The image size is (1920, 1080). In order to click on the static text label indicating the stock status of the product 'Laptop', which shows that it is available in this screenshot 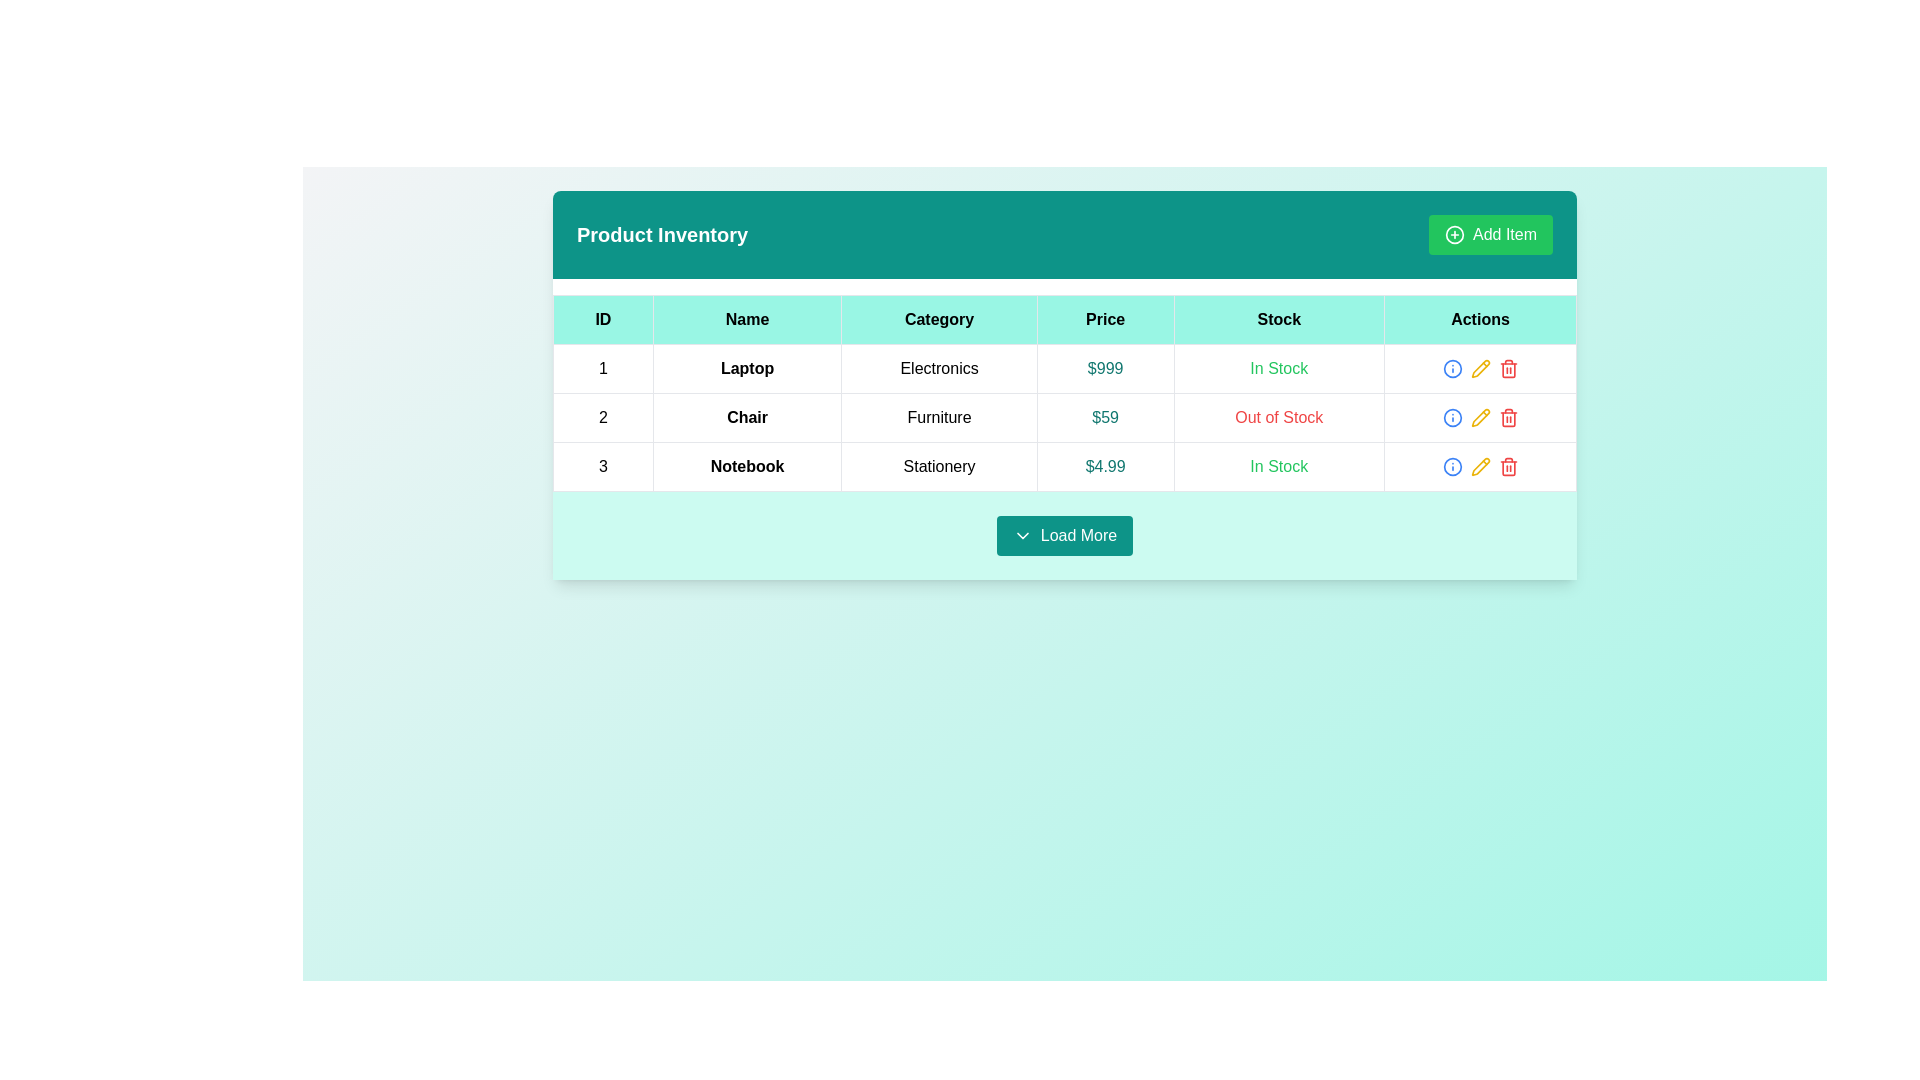, I will do `click(1278, 368)`.